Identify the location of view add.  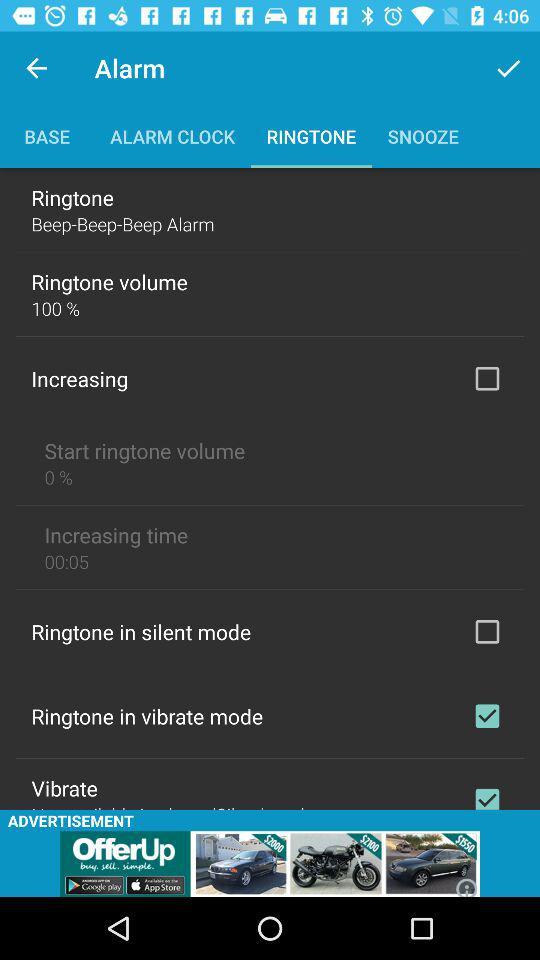
(270, 863).